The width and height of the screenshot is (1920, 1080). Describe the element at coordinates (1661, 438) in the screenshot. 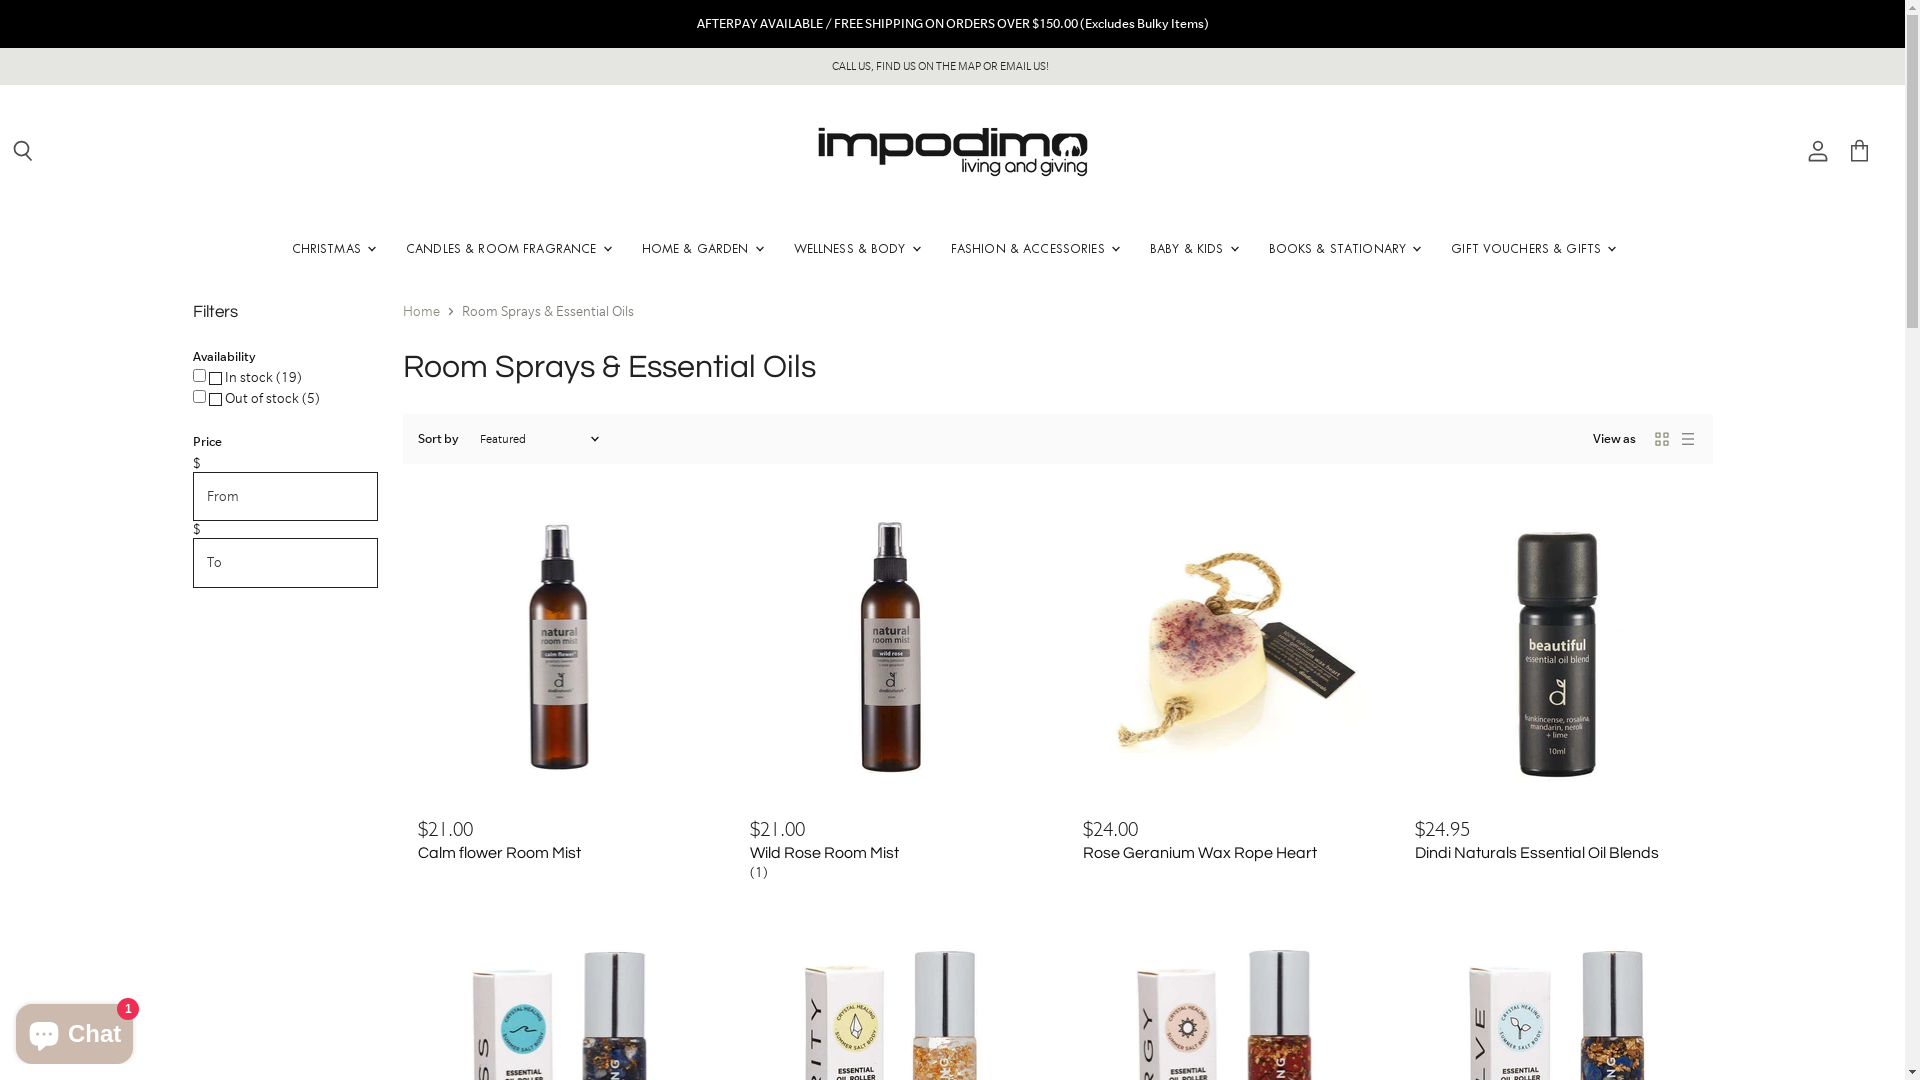

I see `'Grid icon'` at that location.